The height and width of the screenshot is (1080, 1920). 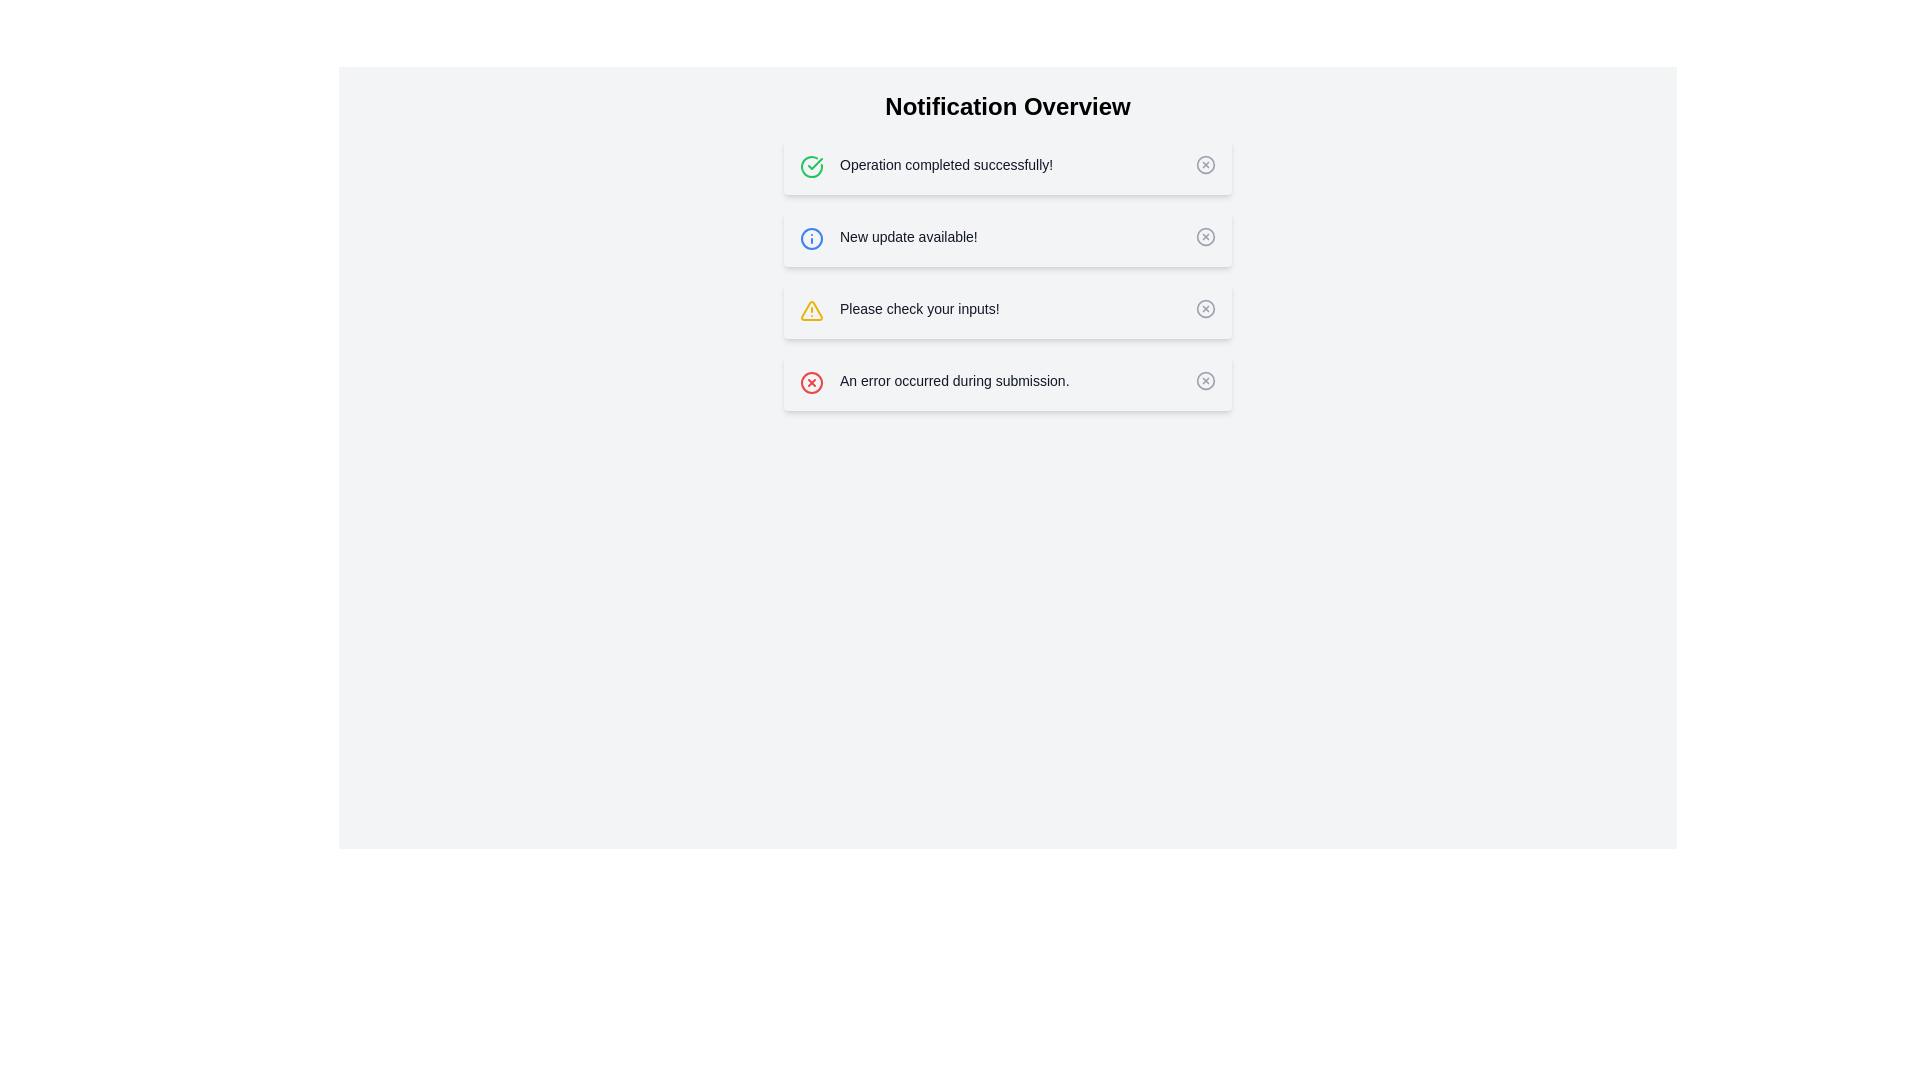 What do you see at coordinates (1008, 274) in the screenshot?
I see `the Notification banner that alerts users of input issues, positioned between 'New update available!' and 'An error occurred during submission.'` at bounding box center [1008, 274].